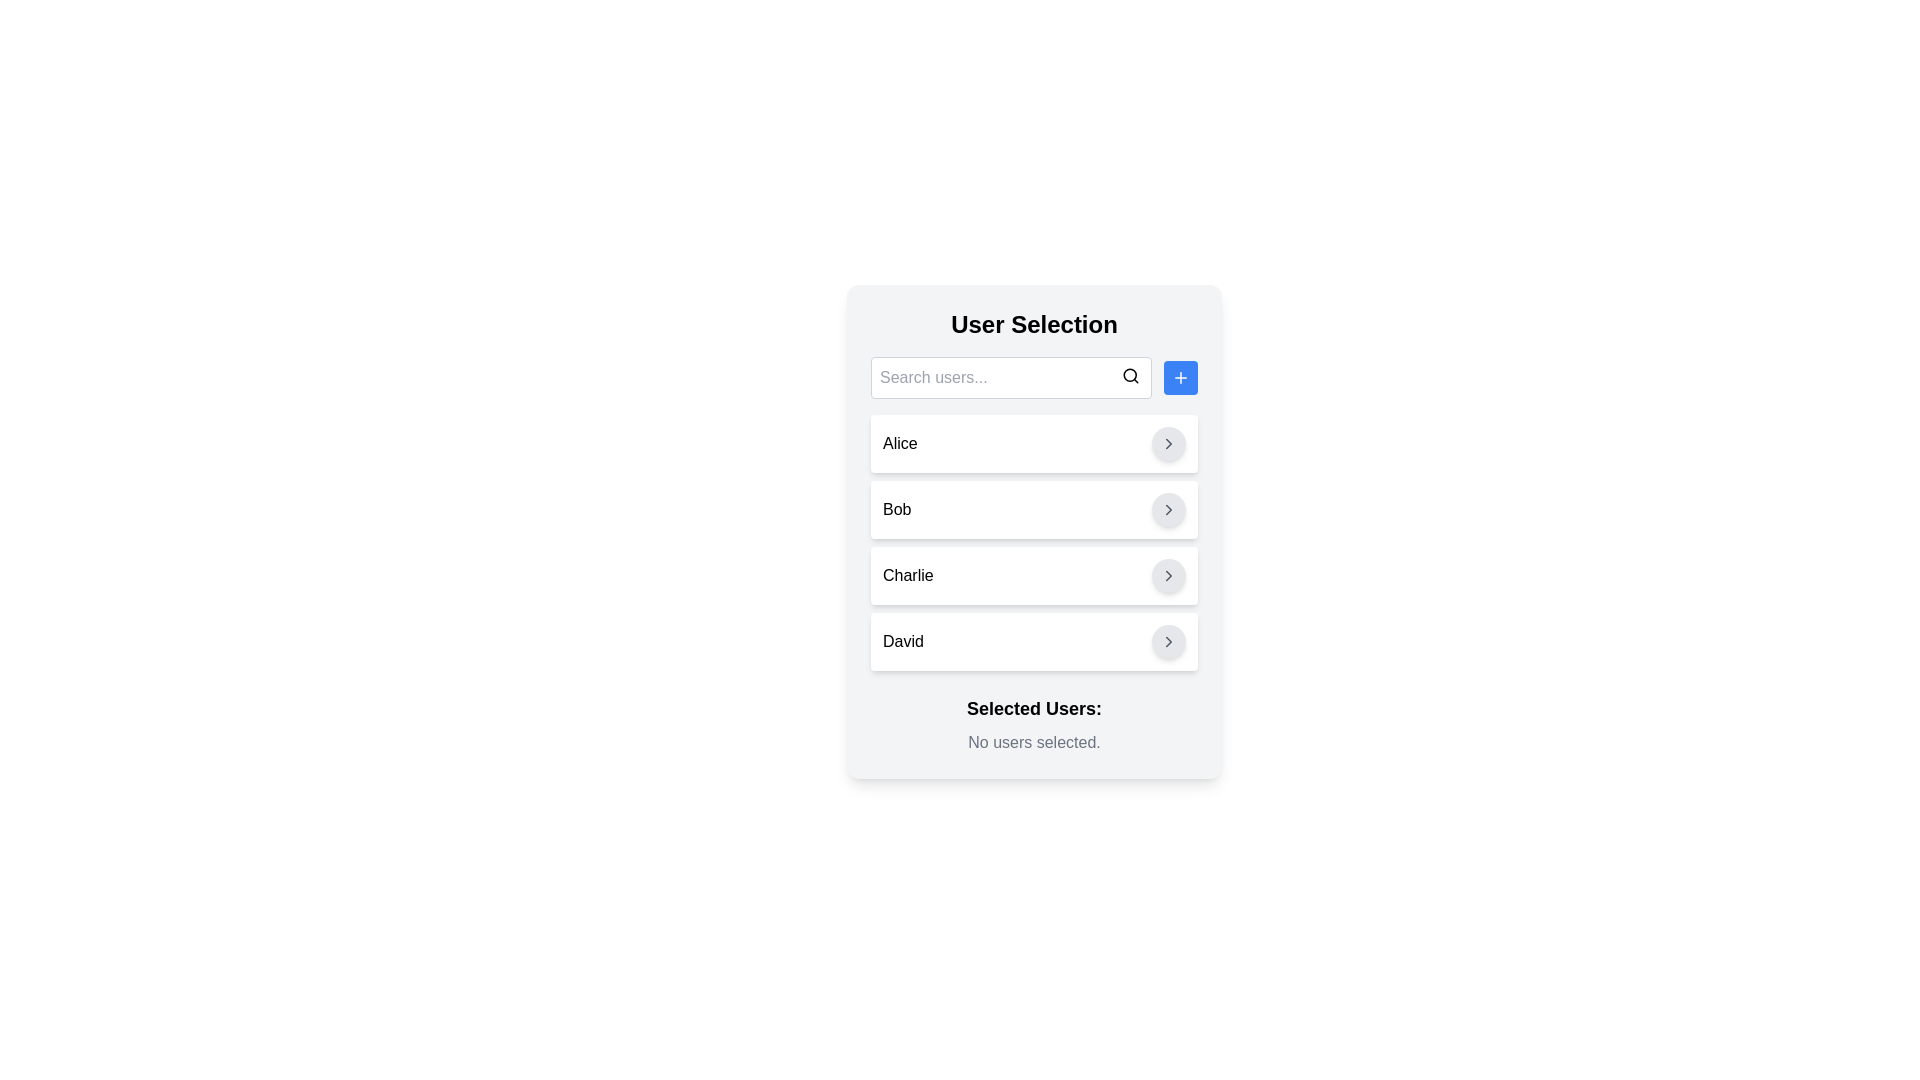  I want to click on the informational static text indicating that no users have been selected, located beneath the 'Selected Users:' header, so click(1034, 743).